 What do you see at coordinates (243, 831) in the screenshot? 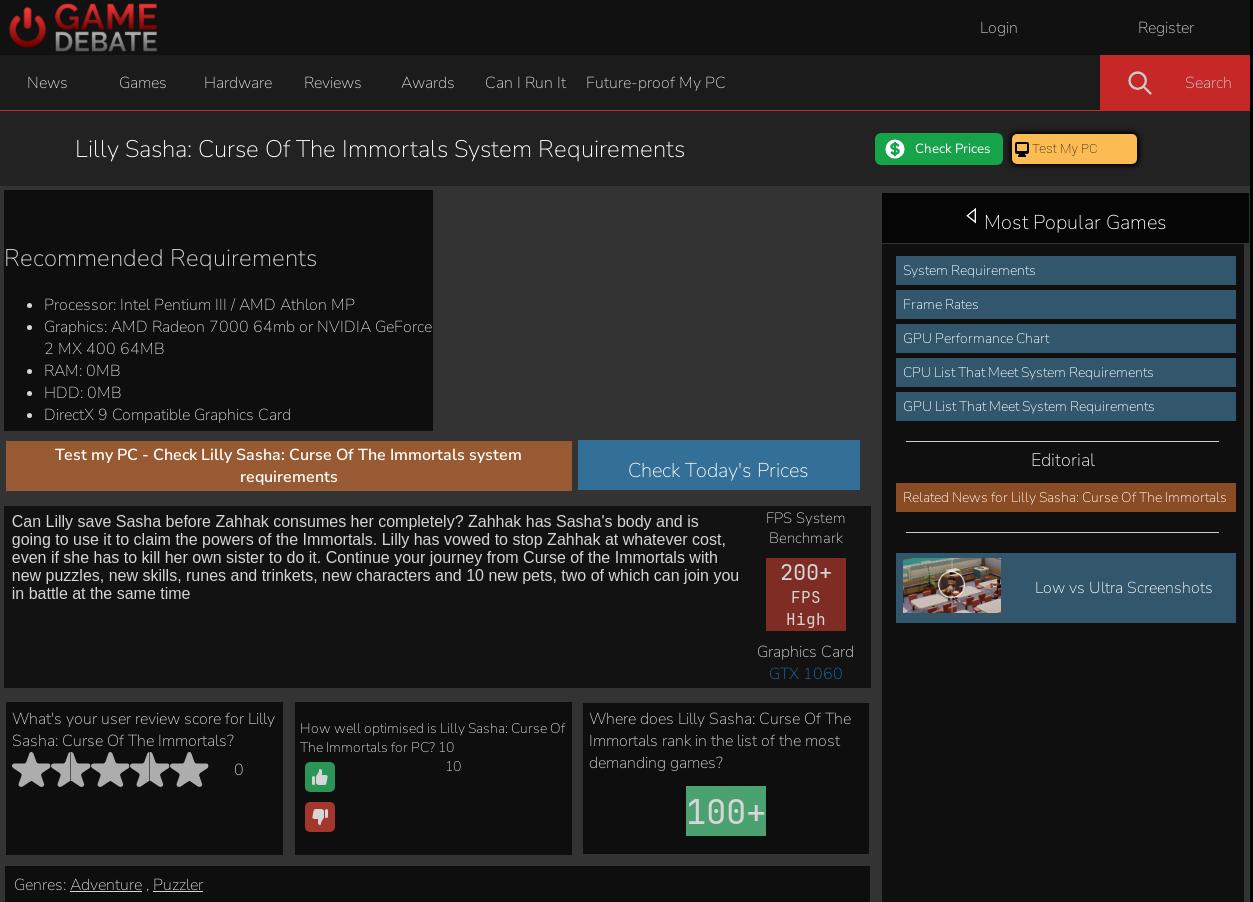
I see `'Minimum'` at bounding box center [243, 831].